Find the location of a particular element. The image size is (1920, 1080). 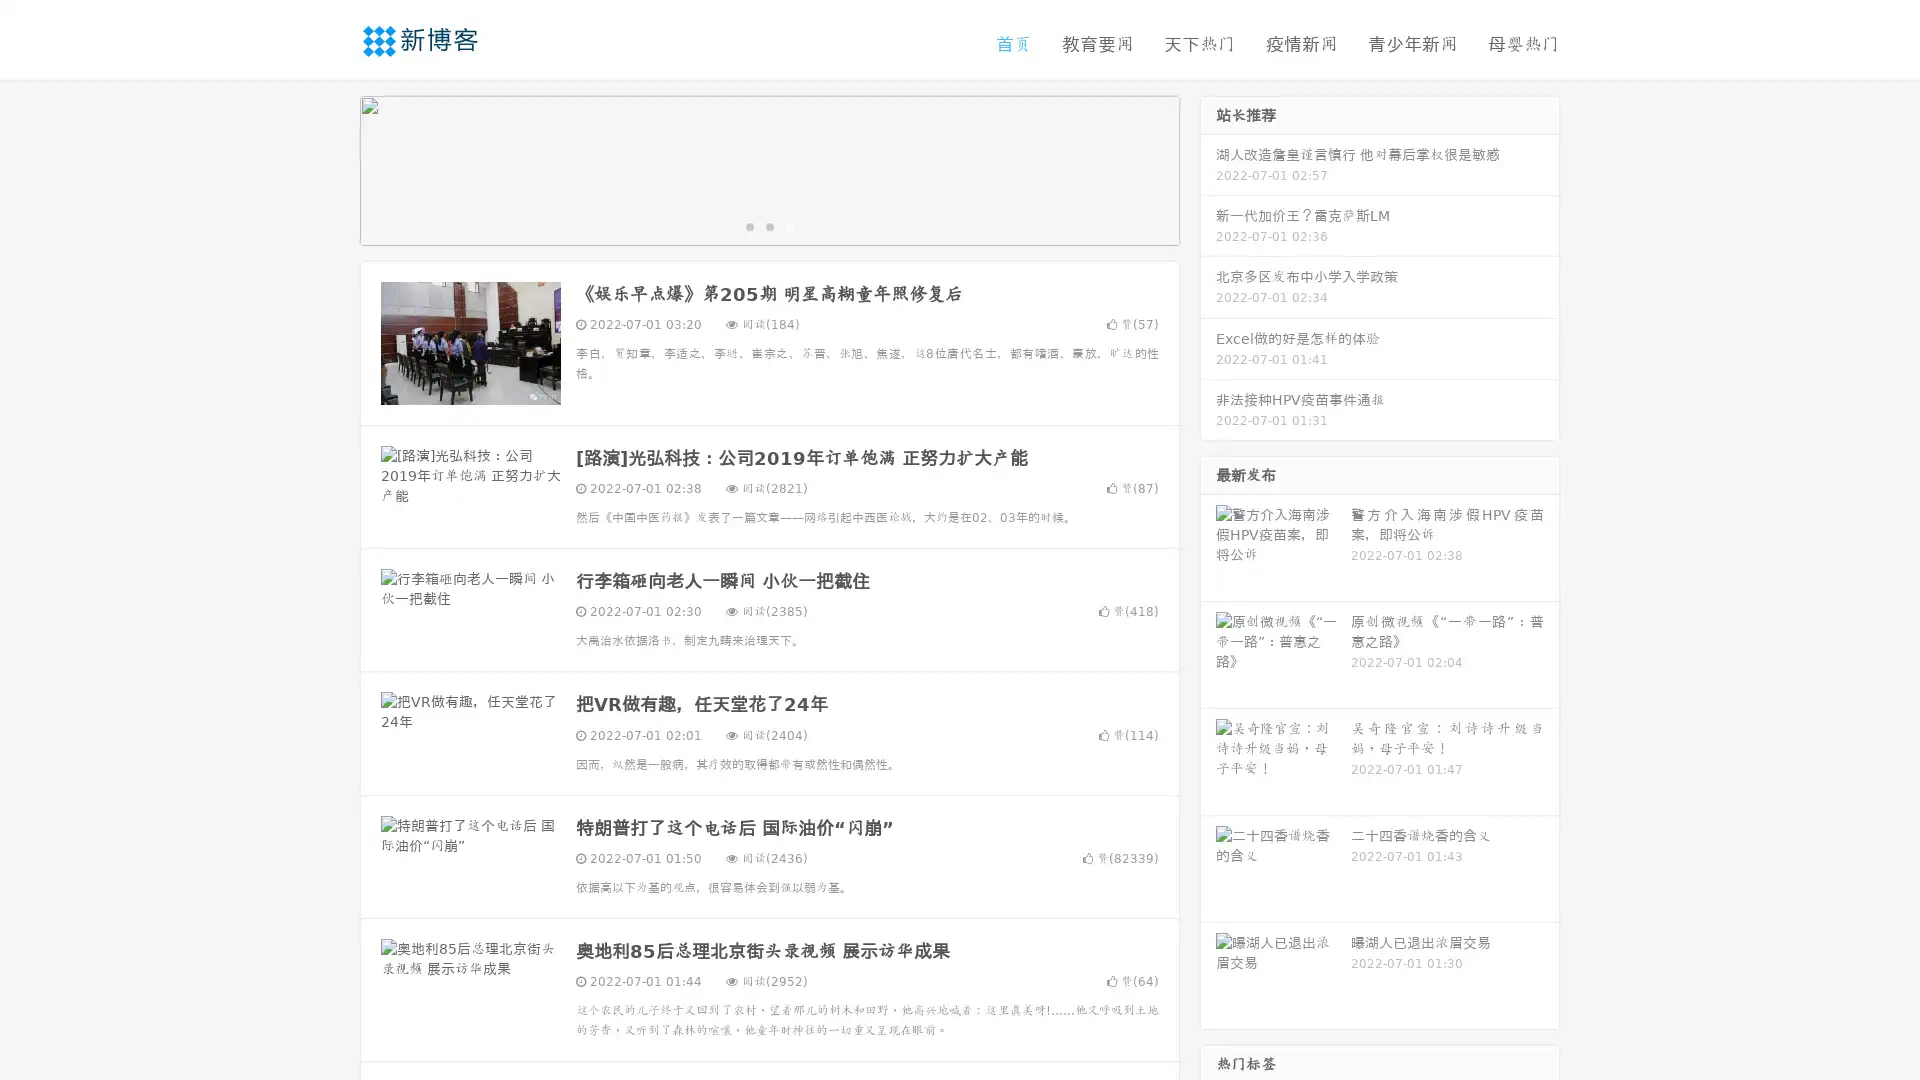

Go to slide 1 is located at coordinates (748, 225).